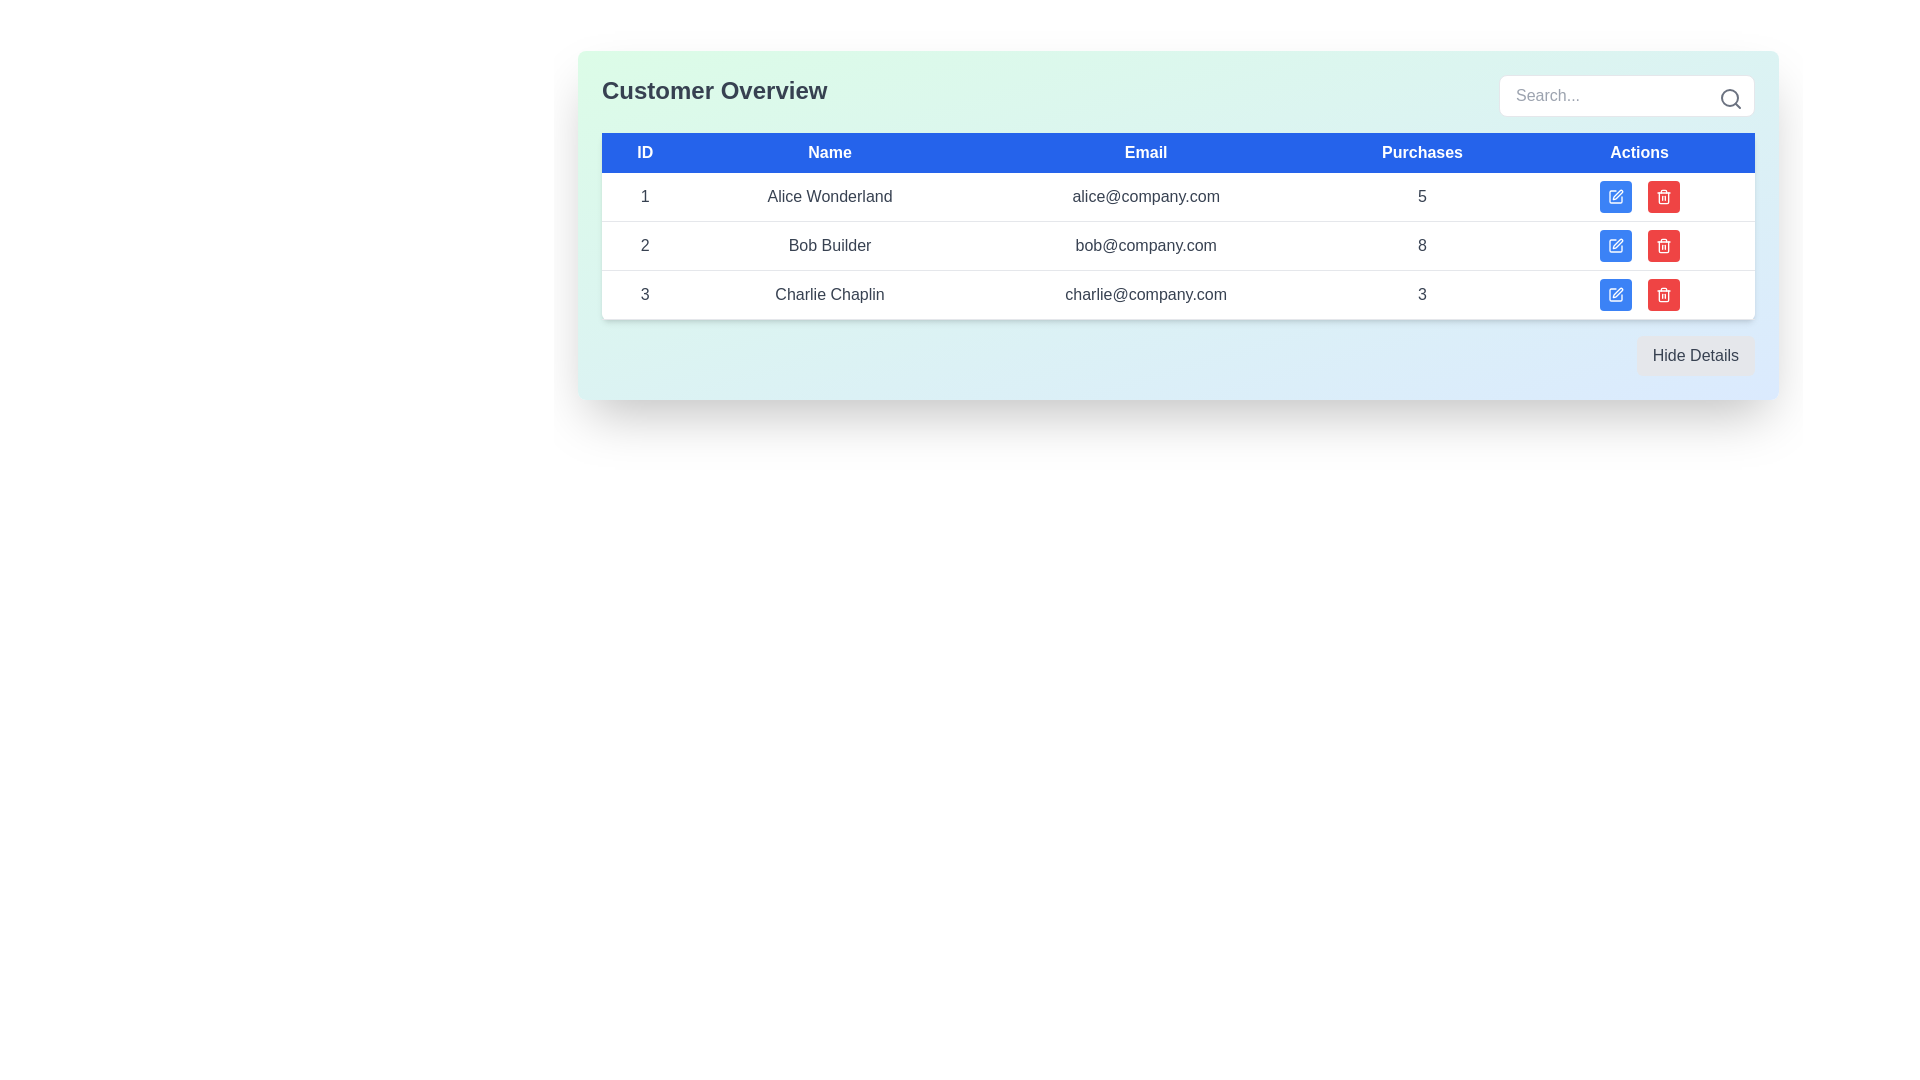 Image resolution: width=1920 pixels, height=1080 pixels. What do you see at coordinates (645, 197) in the screenshot?
I see `the numeric label '1' in the first column of the table under the 'ID' header` at bounding box center [645, 197].